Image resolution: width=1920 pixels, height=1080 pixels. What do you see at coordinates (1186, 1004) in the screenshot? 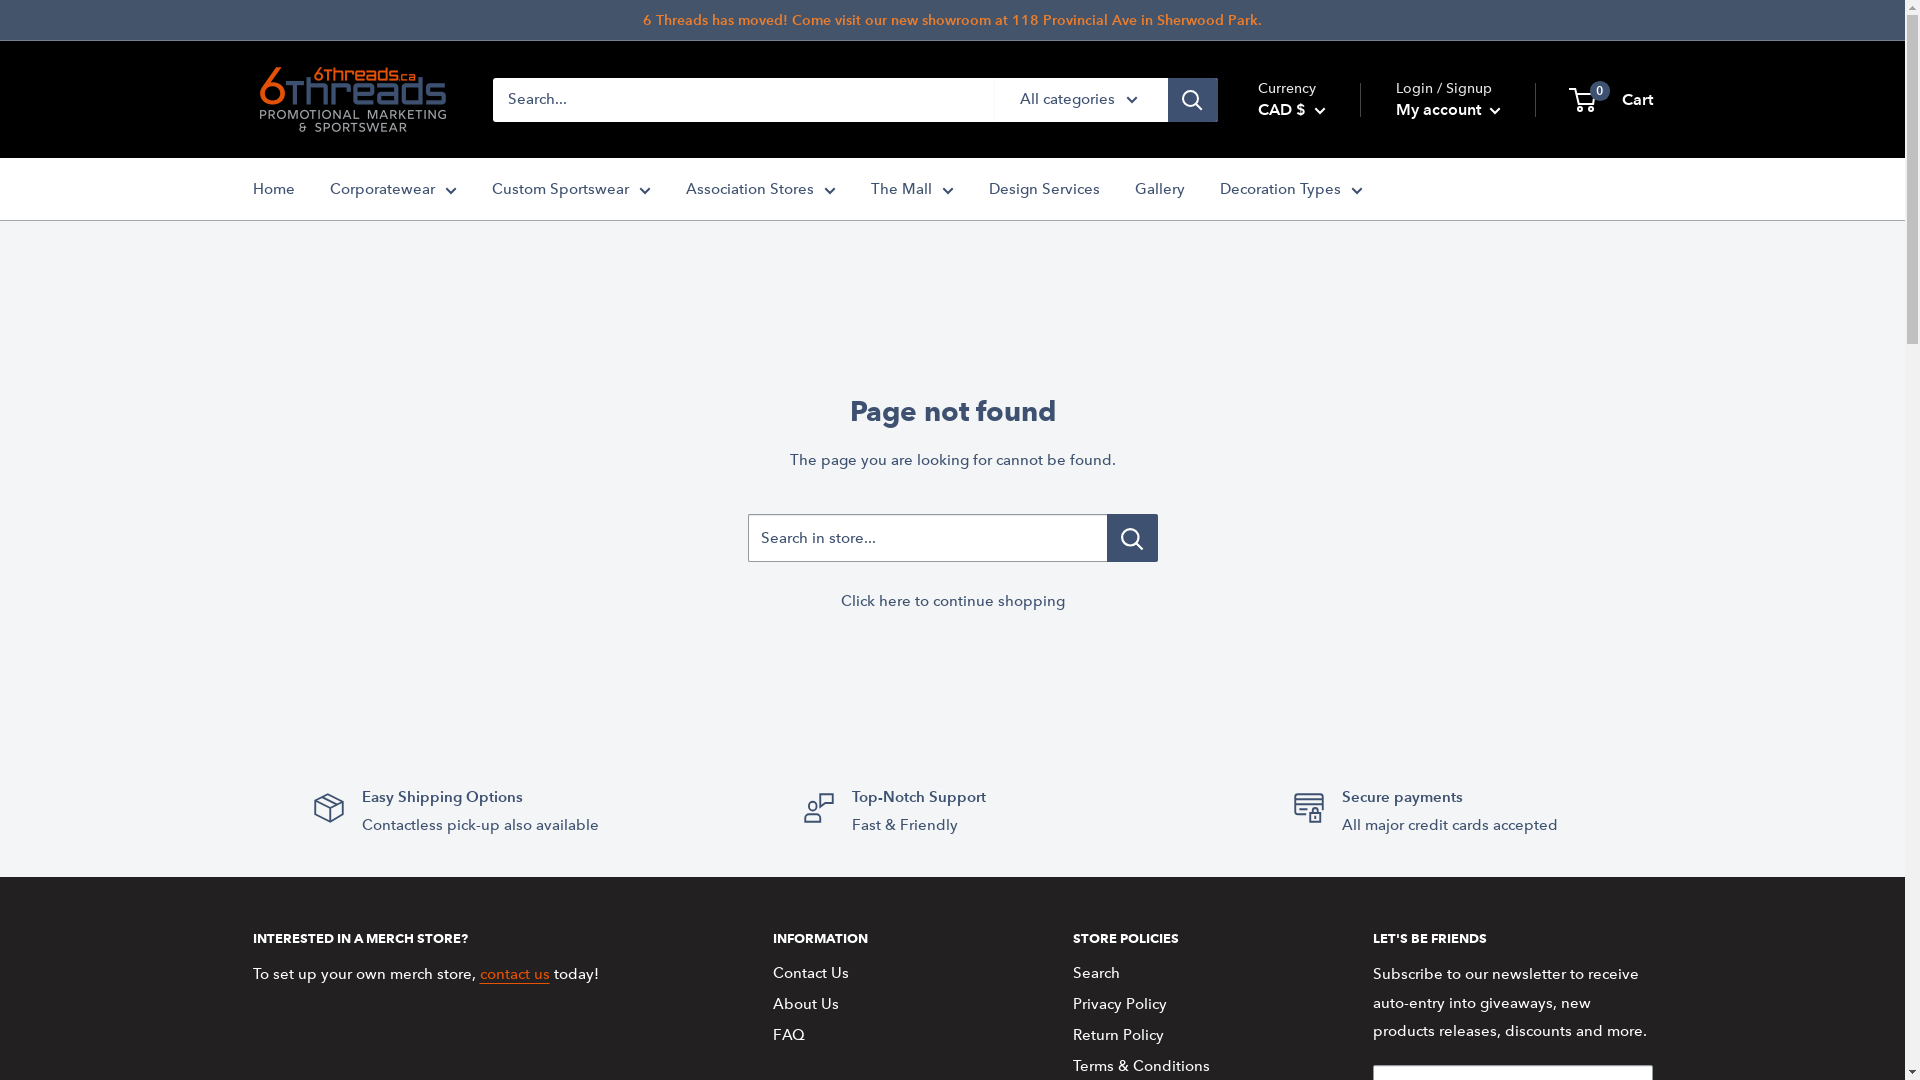
I see `'Privacy Policy'` at bounding box center [1186, 1004].